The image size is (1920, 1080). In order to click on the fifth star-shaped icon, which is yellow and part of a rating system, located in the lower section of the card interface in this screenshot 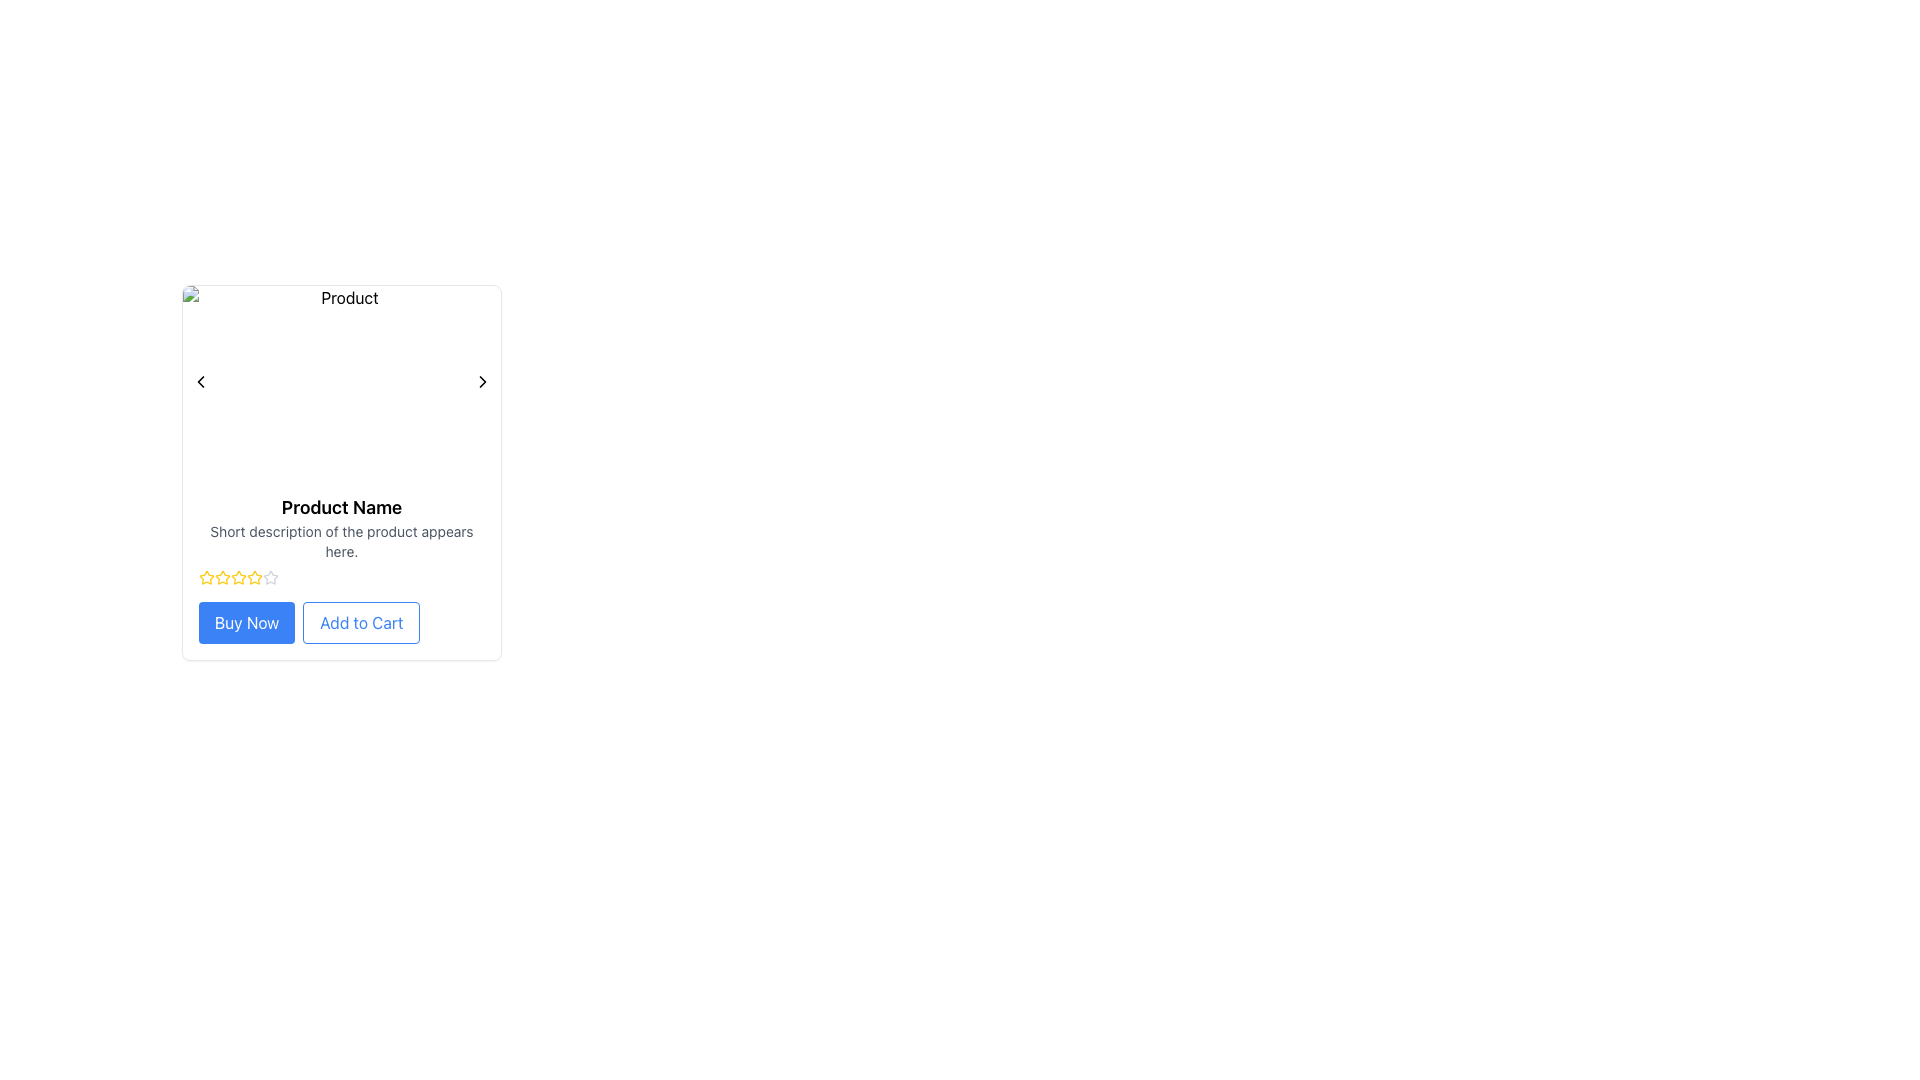, I will do `click(239, 578)`.